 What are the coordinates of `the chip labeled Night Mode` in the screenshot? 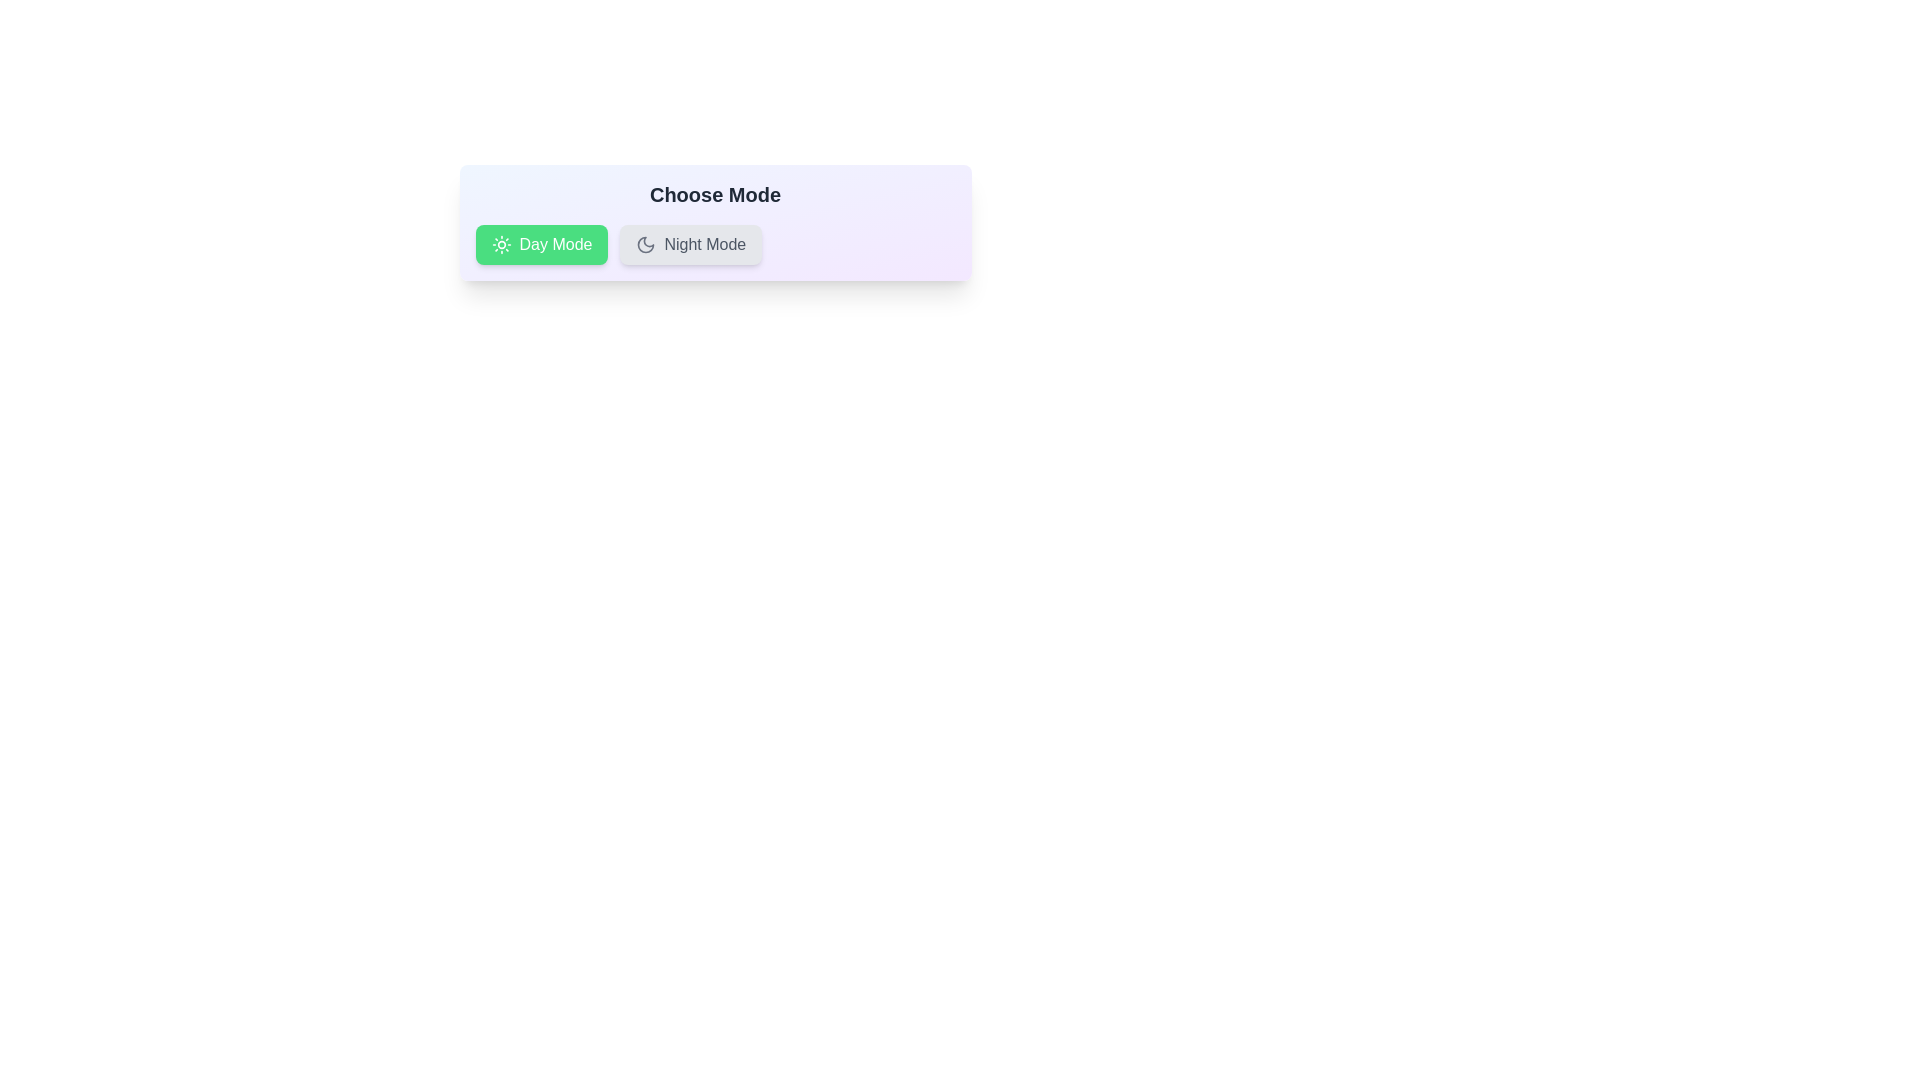 It's located at (691, 244).